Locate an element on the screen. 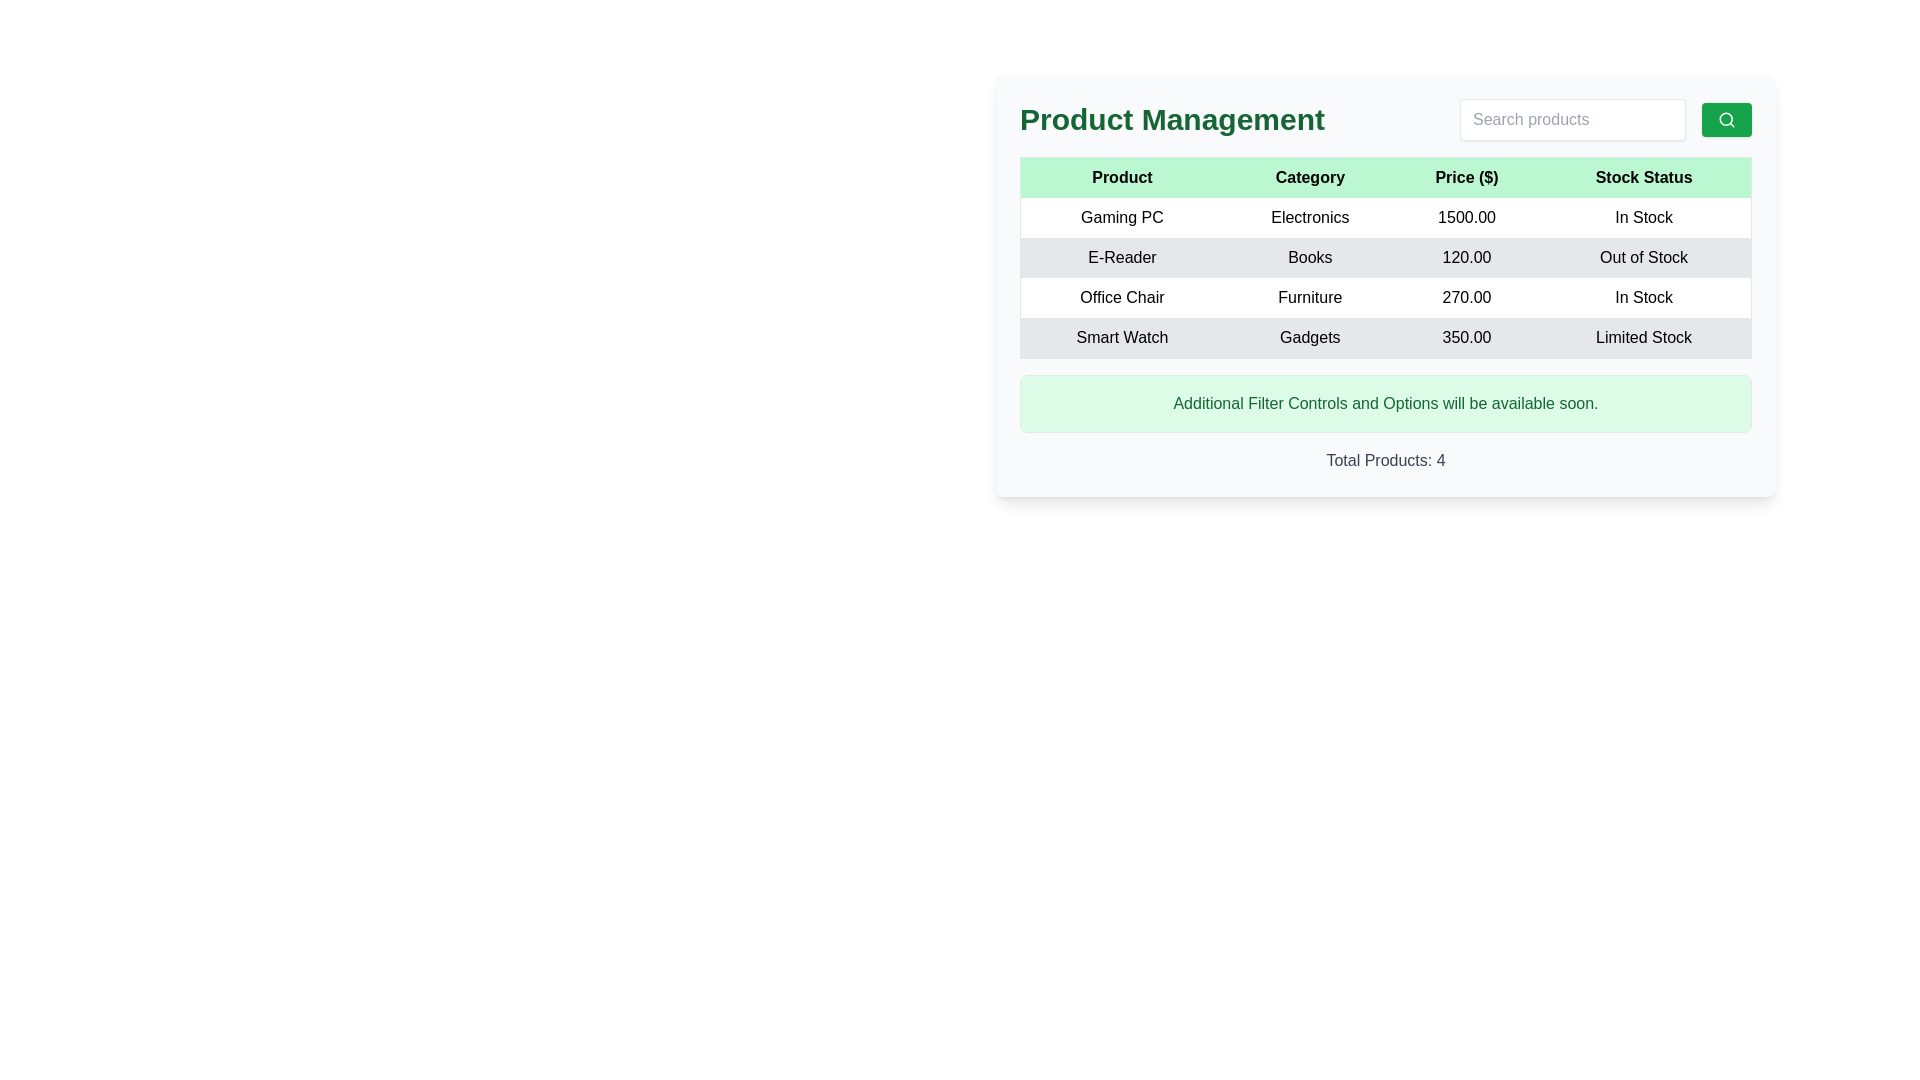  the text label displaying 'In Stock' which is located in the fourth column of the row for the product 'Office Chair' in the table layout is located at coordinates (1644, 297).